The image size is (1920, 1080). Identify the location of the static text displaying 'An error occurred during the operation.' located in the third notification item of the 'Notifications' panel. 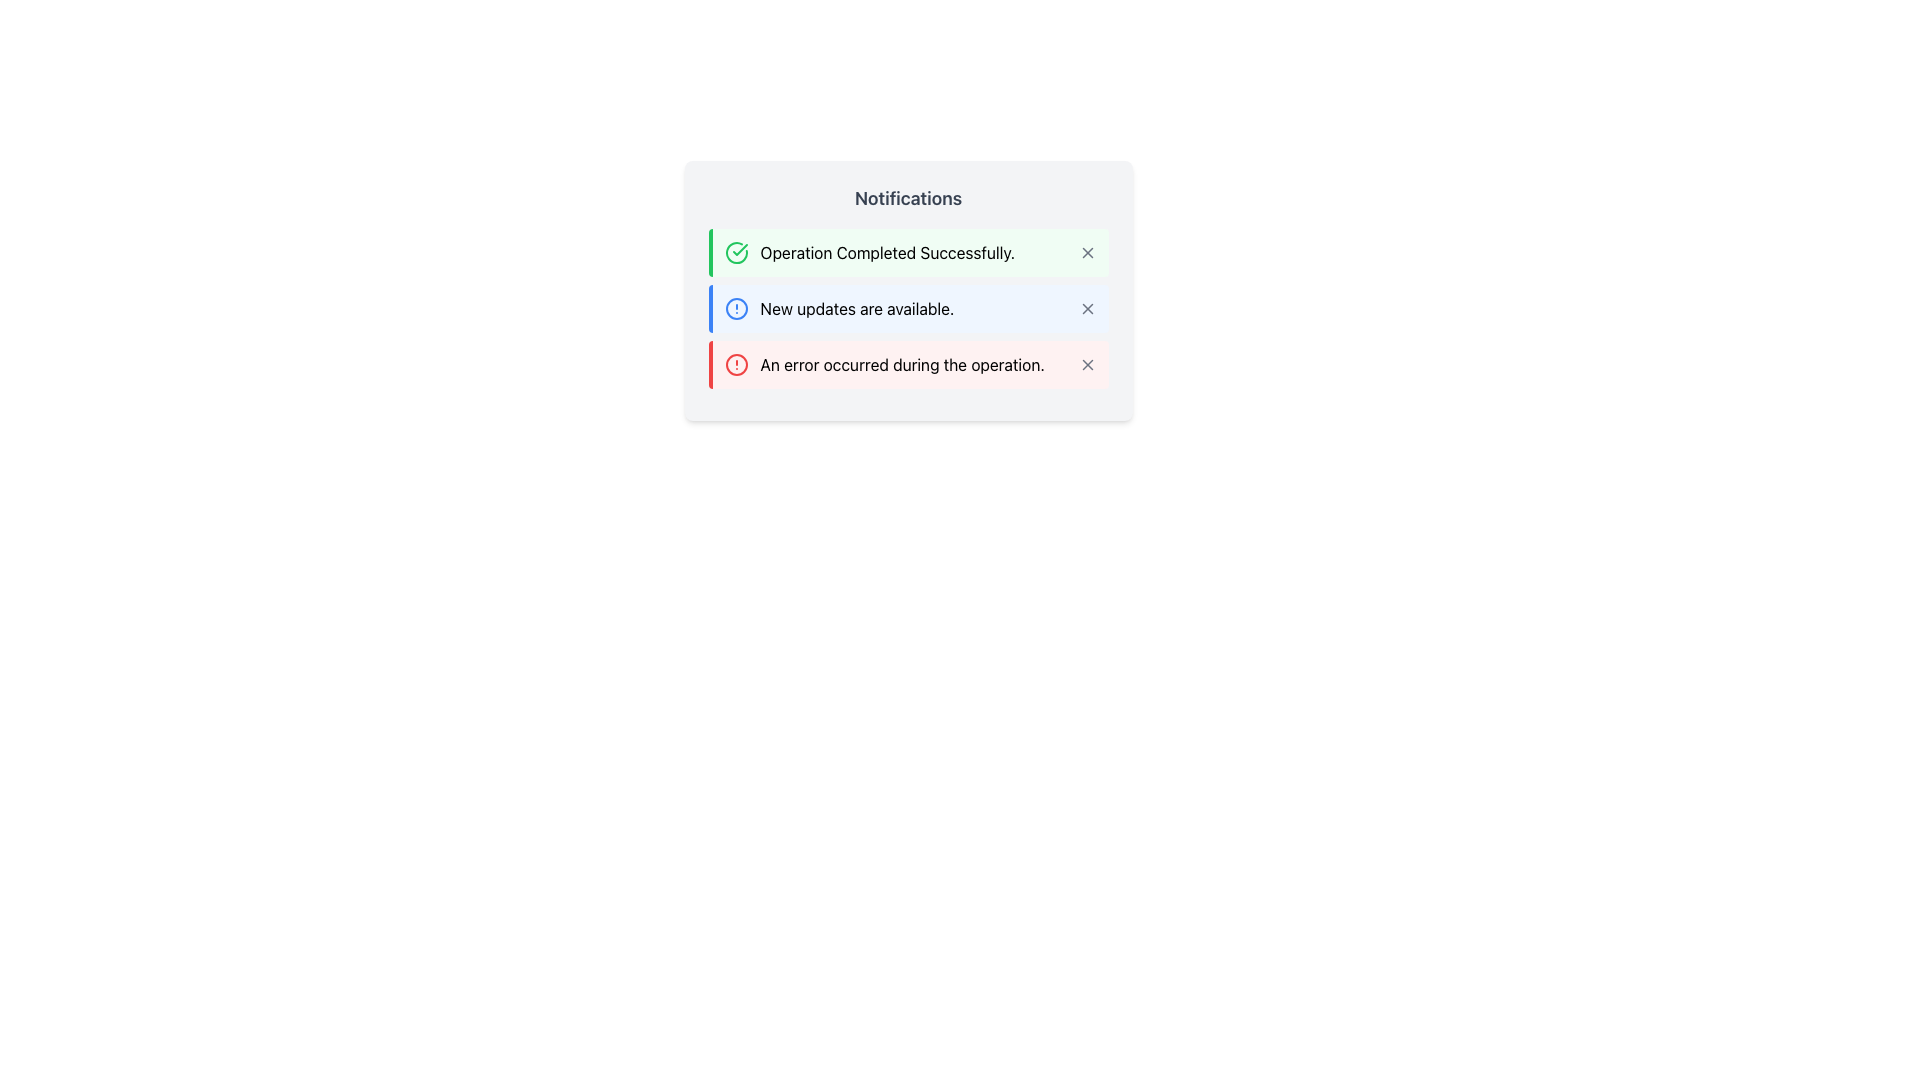
(901, 365).